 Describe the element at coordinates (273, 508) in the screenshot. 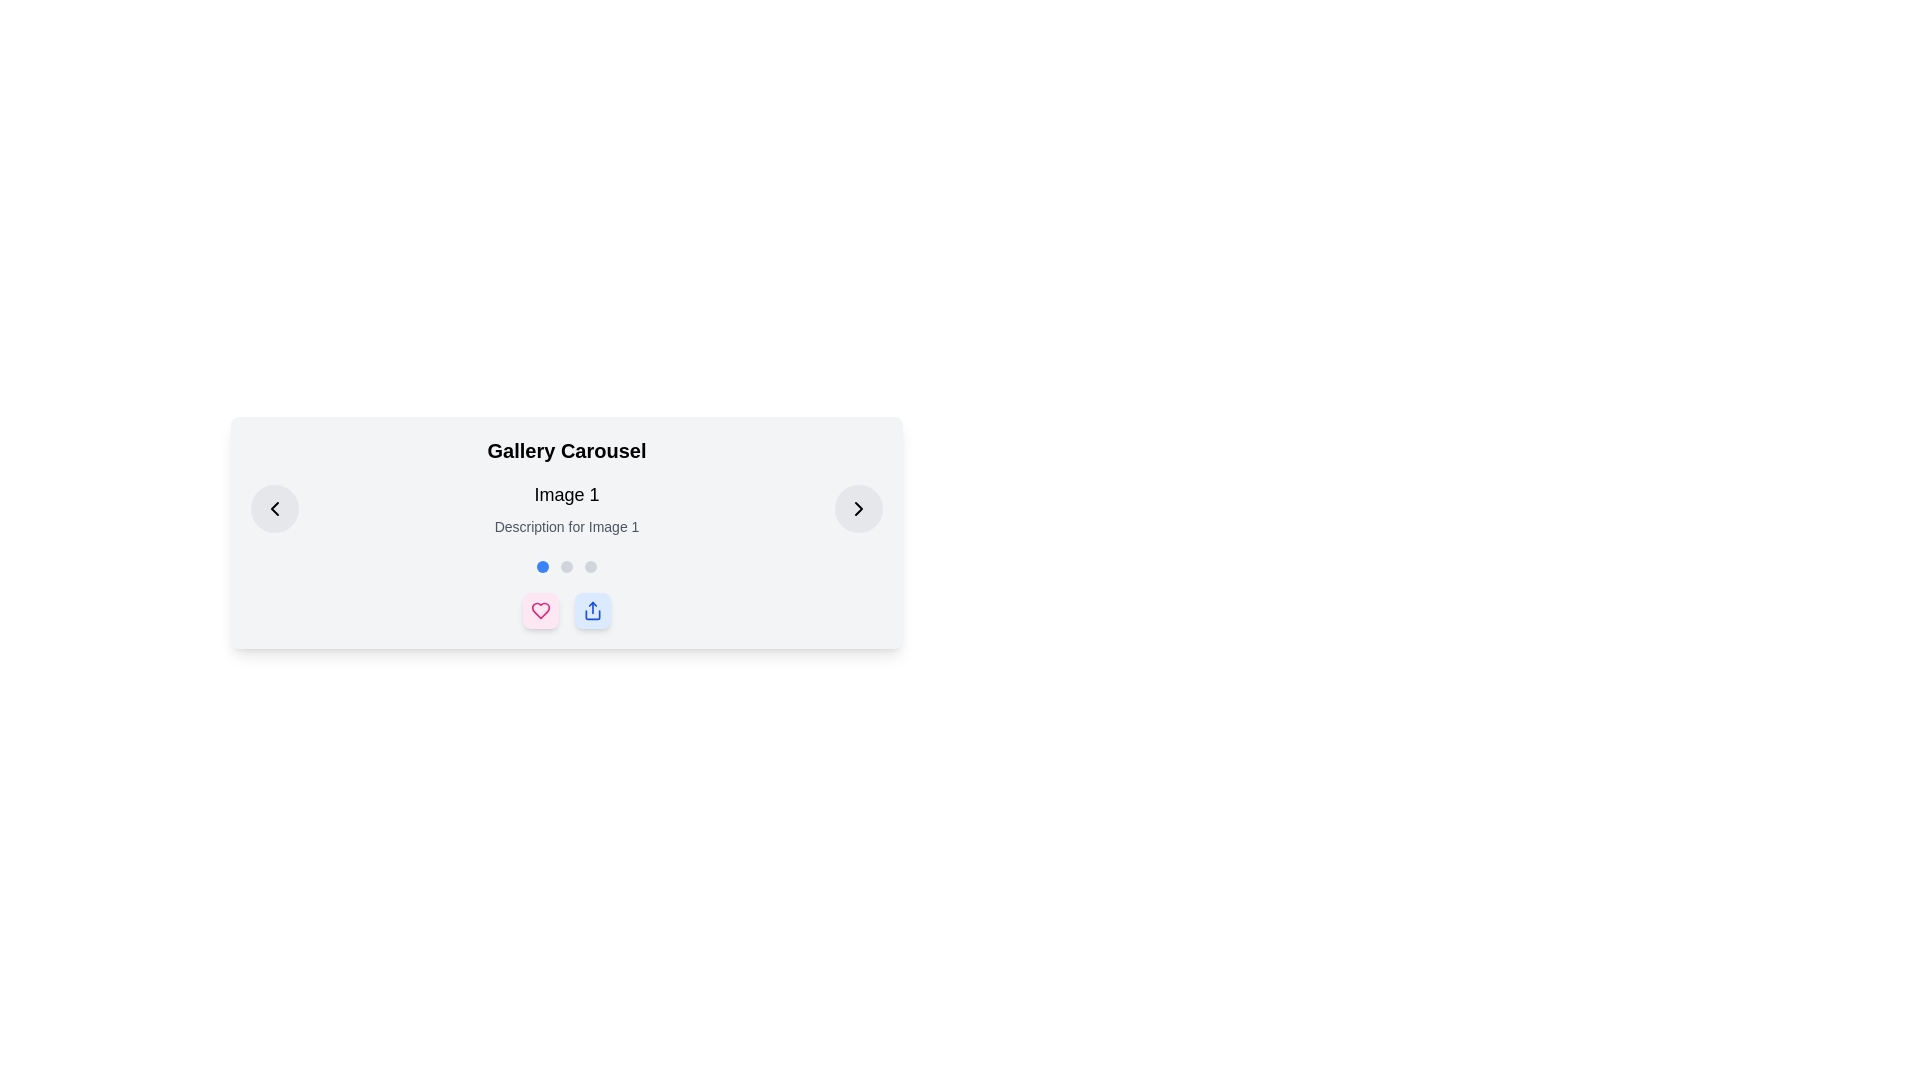

I see `the left-pointing chevron icon` at that location.